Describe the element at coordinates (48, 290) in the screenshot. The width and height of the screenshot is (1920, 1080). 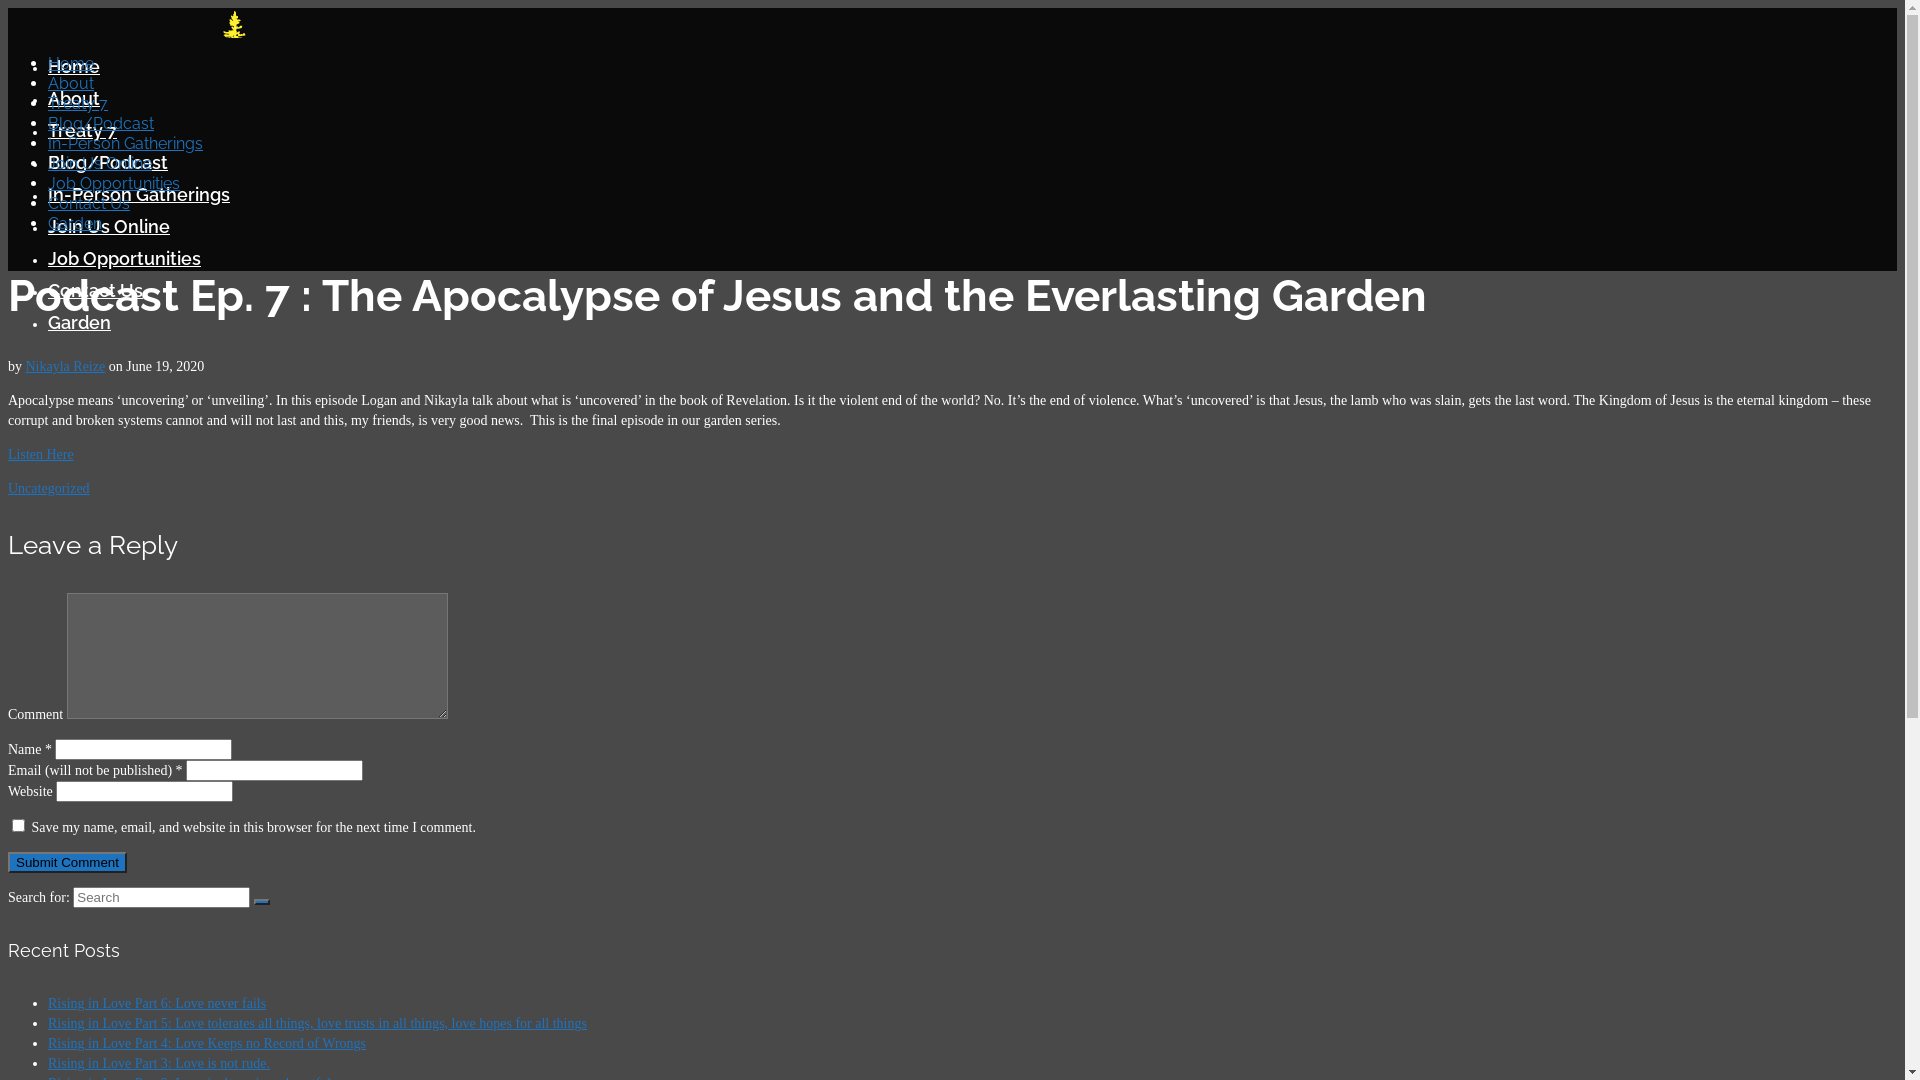
I see `'Contact Us'` at that location.